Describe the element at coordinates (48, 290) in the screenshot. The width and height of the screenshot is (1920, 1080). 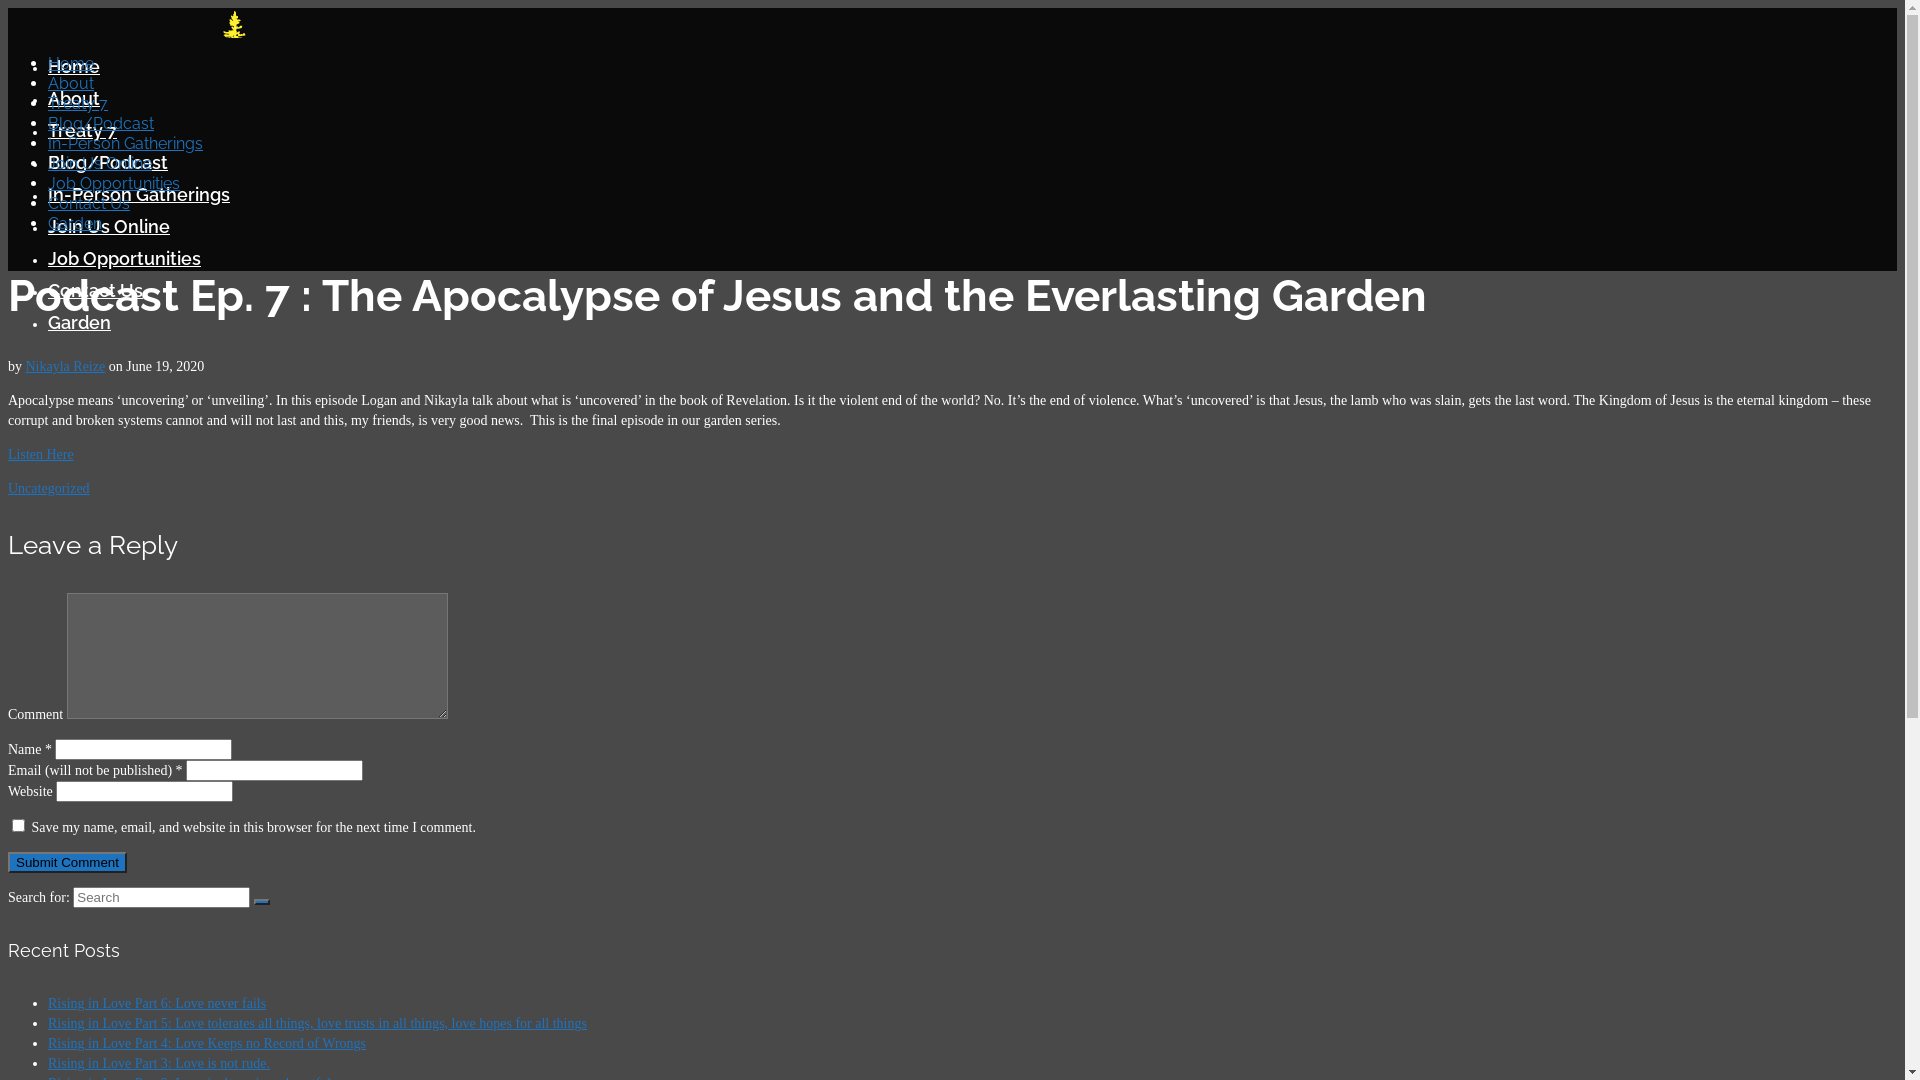
I see `'Contact Us'` at that location.